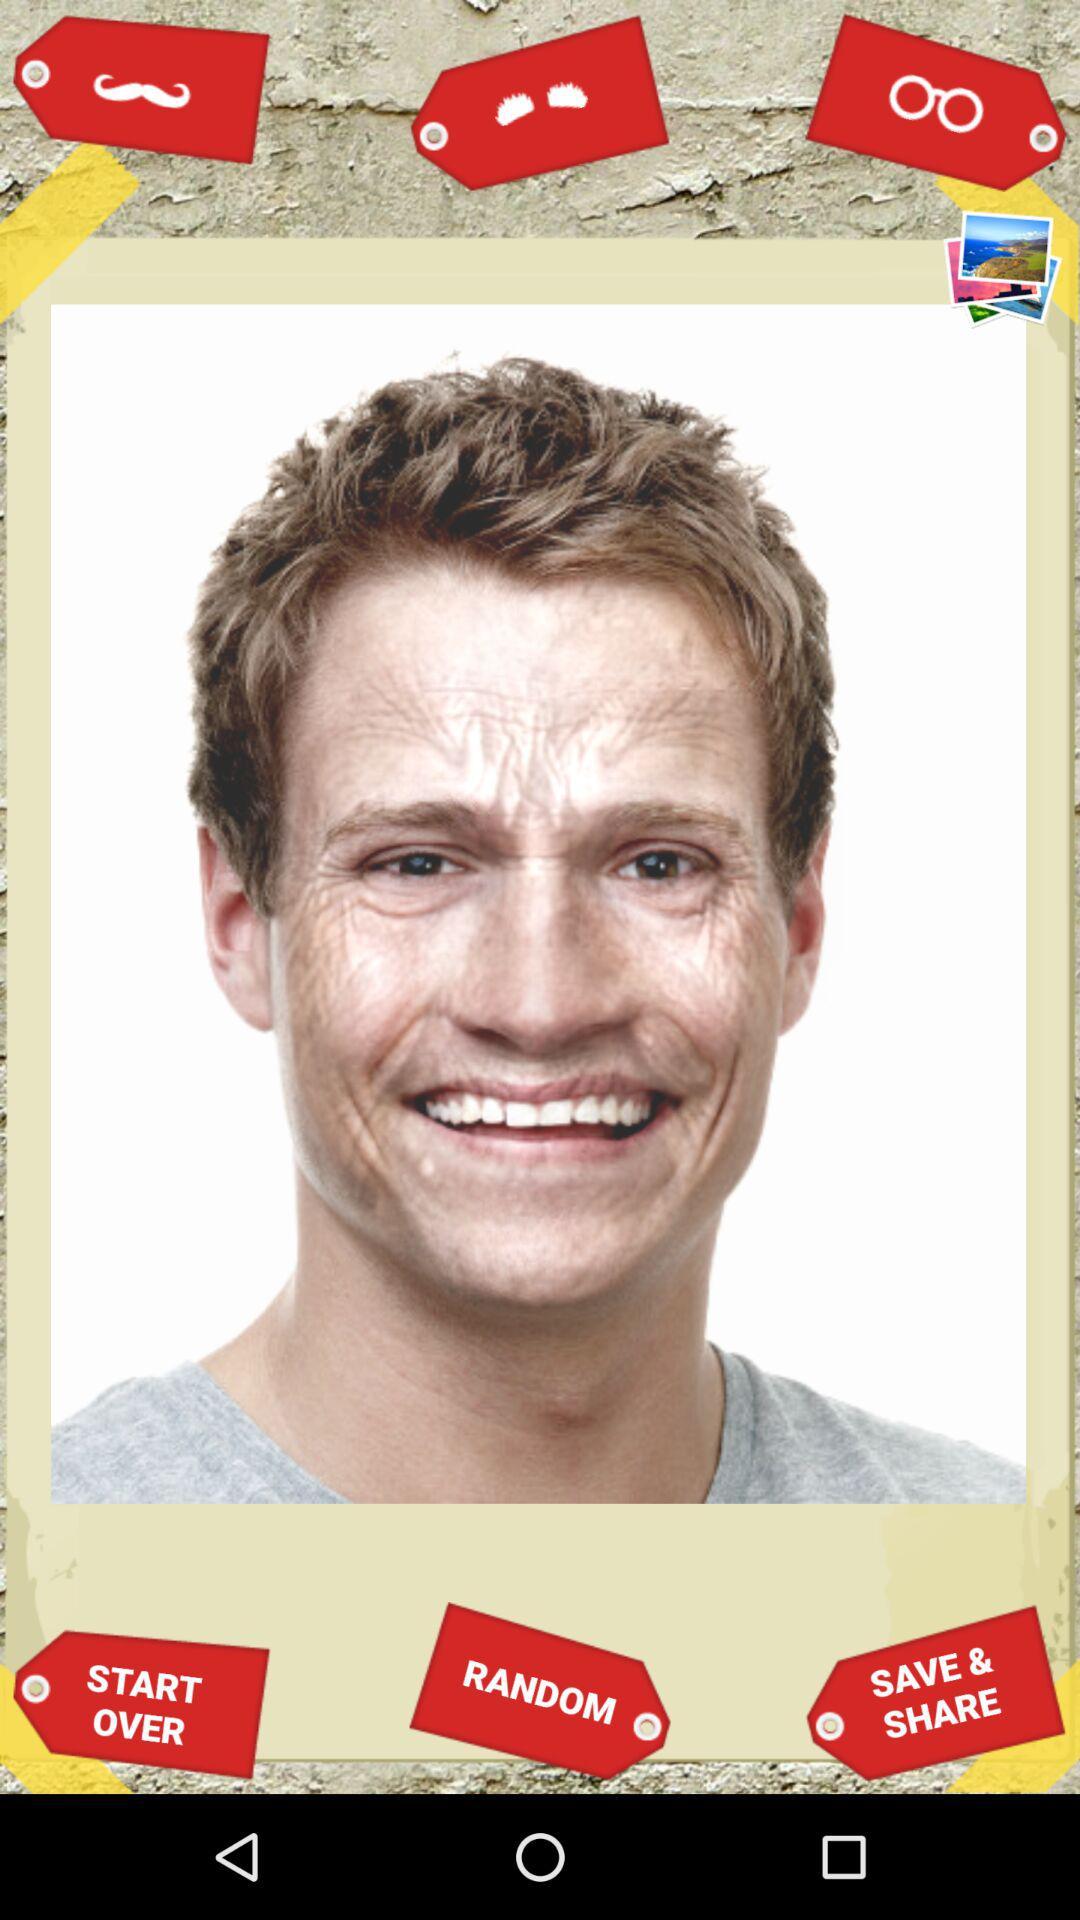 The height and width of the screenshot is (1920, 1080). I want to click on icon to the left of random item, so click(141, 1703).